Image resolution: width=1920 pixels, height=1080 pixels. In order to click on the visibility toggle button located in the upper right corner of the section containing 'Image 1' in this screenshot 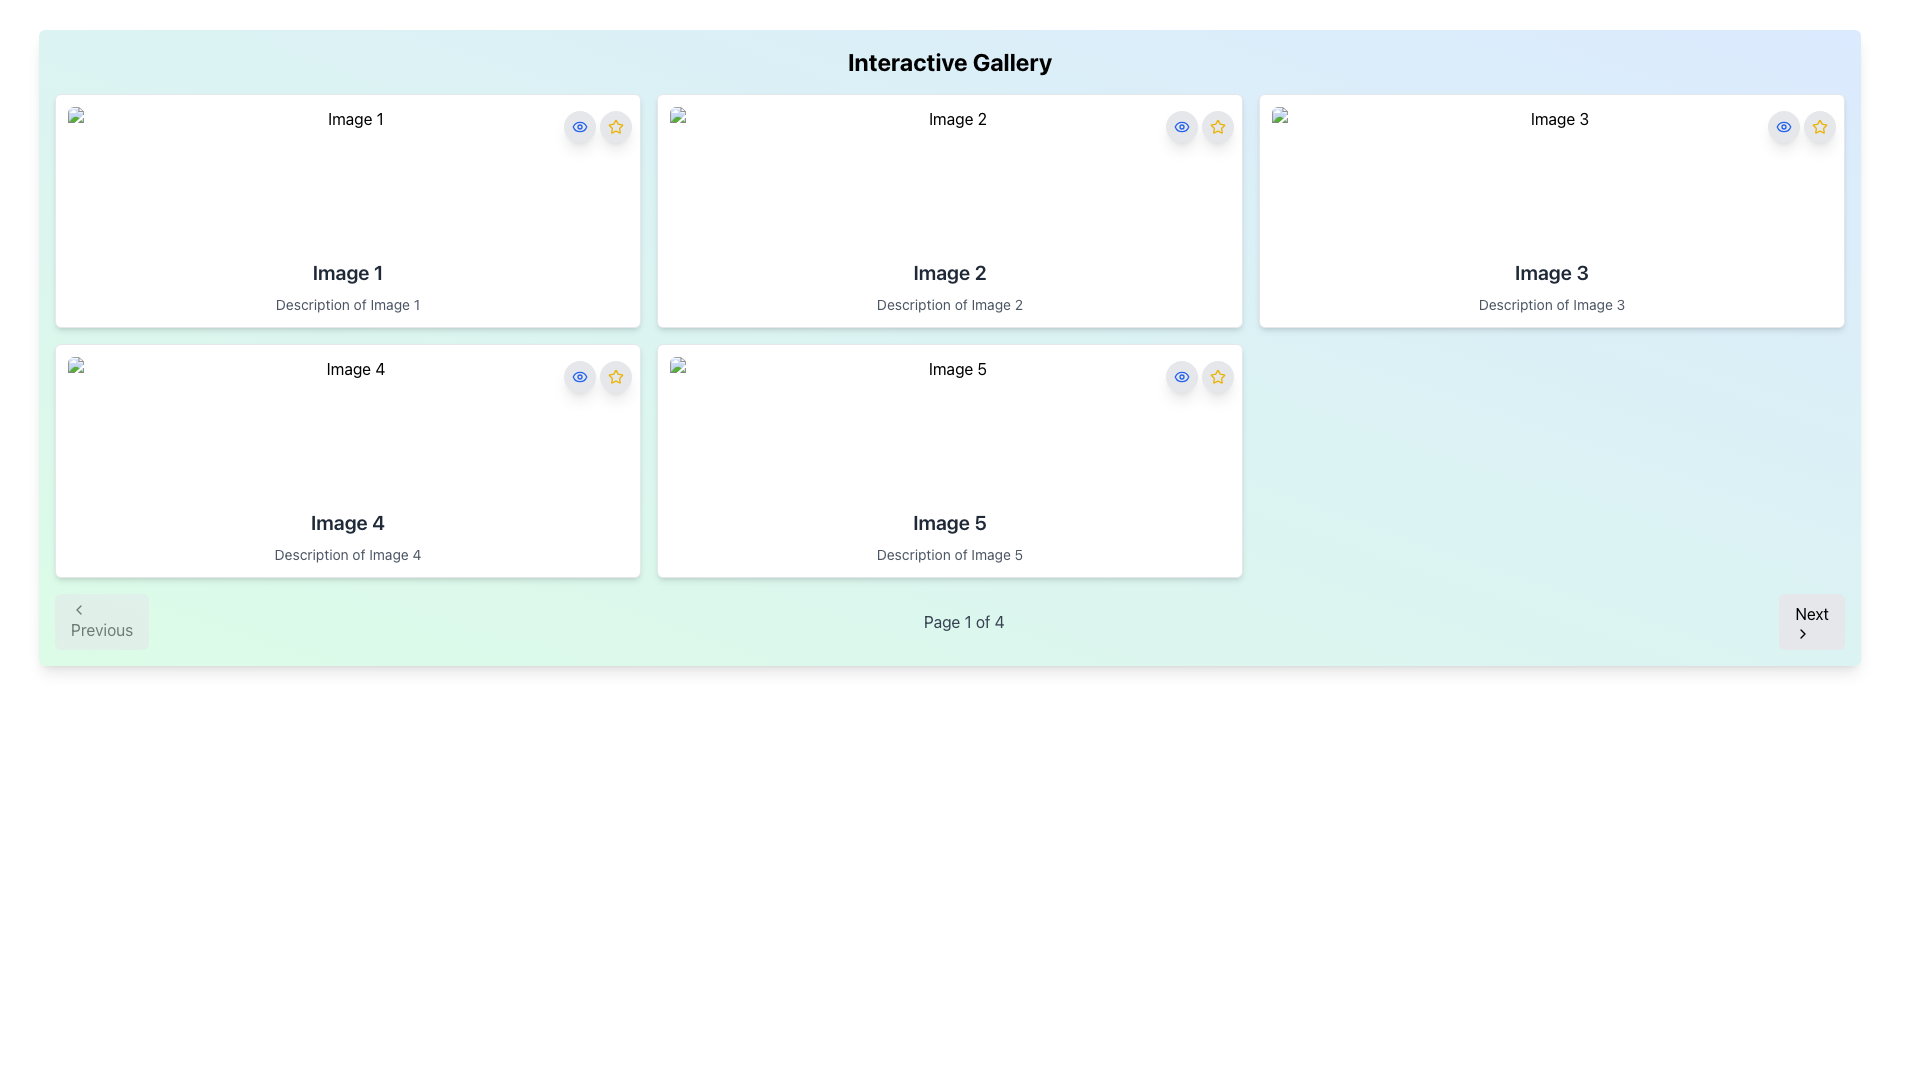, I will do `click(579, 127)`.